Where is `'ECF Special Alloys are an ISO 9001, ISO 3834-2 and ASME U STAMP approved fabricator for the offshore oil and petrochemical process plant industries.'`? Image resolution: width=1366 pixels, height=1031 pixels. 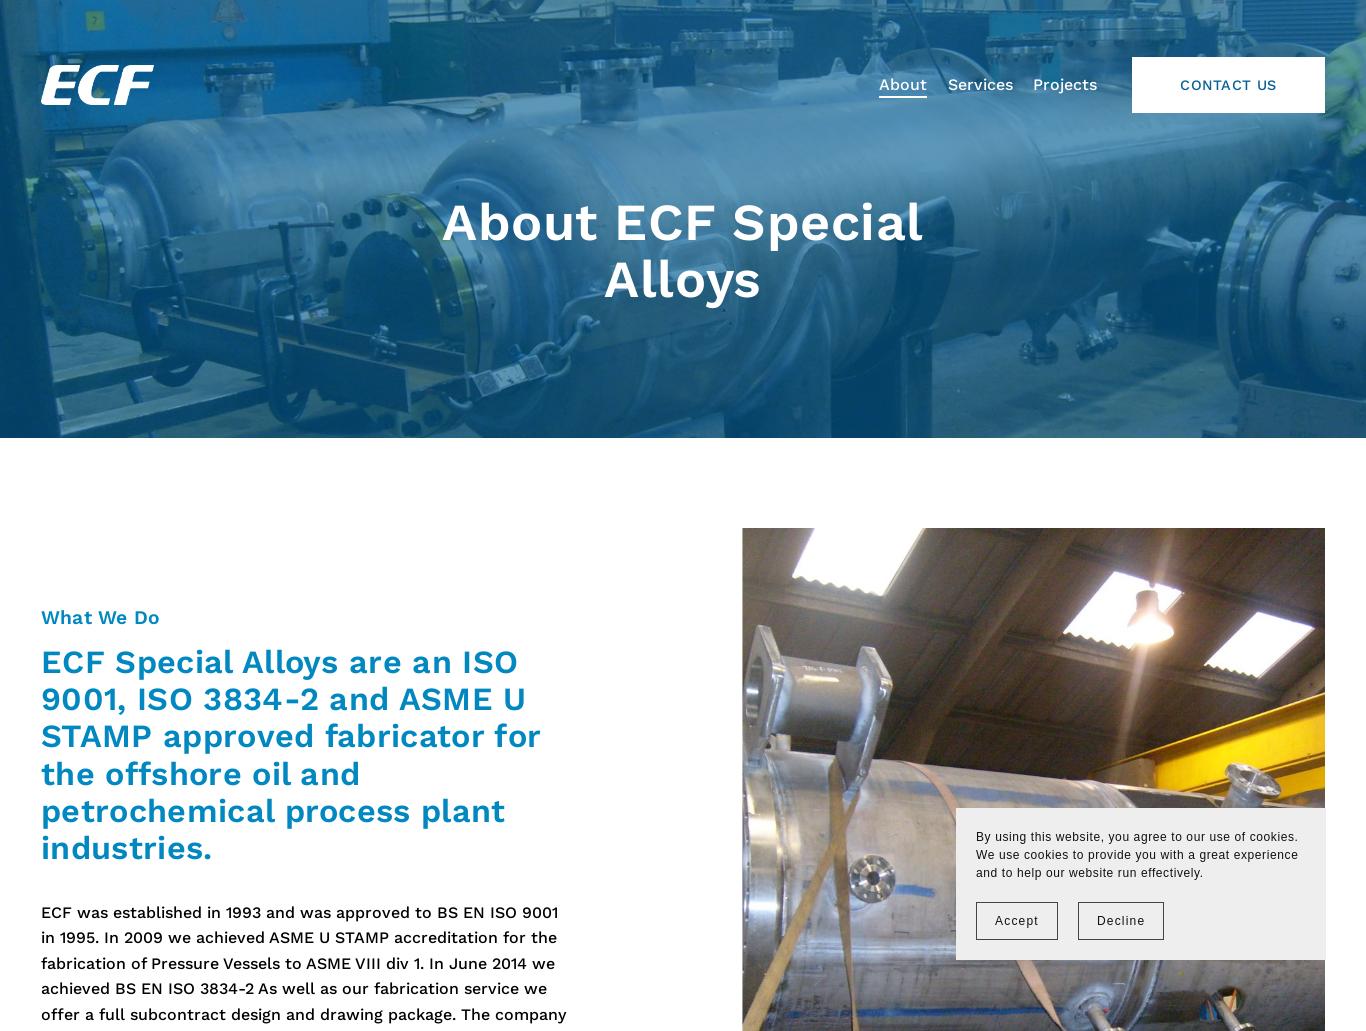
'ECF Special Alloys are an ISO 9001, ISO 3834-2 and ASME U STAMP approved fabricator for the offshore oil and petrochemical process plant industries.' is located at coordinates (40, 753).